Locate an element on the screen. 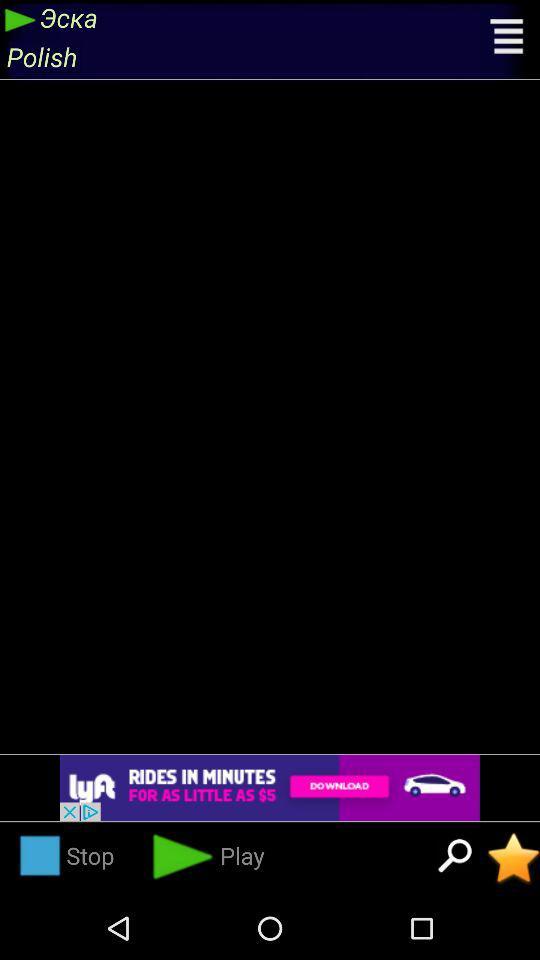  open advertisement is located at coordinates (270, 788).